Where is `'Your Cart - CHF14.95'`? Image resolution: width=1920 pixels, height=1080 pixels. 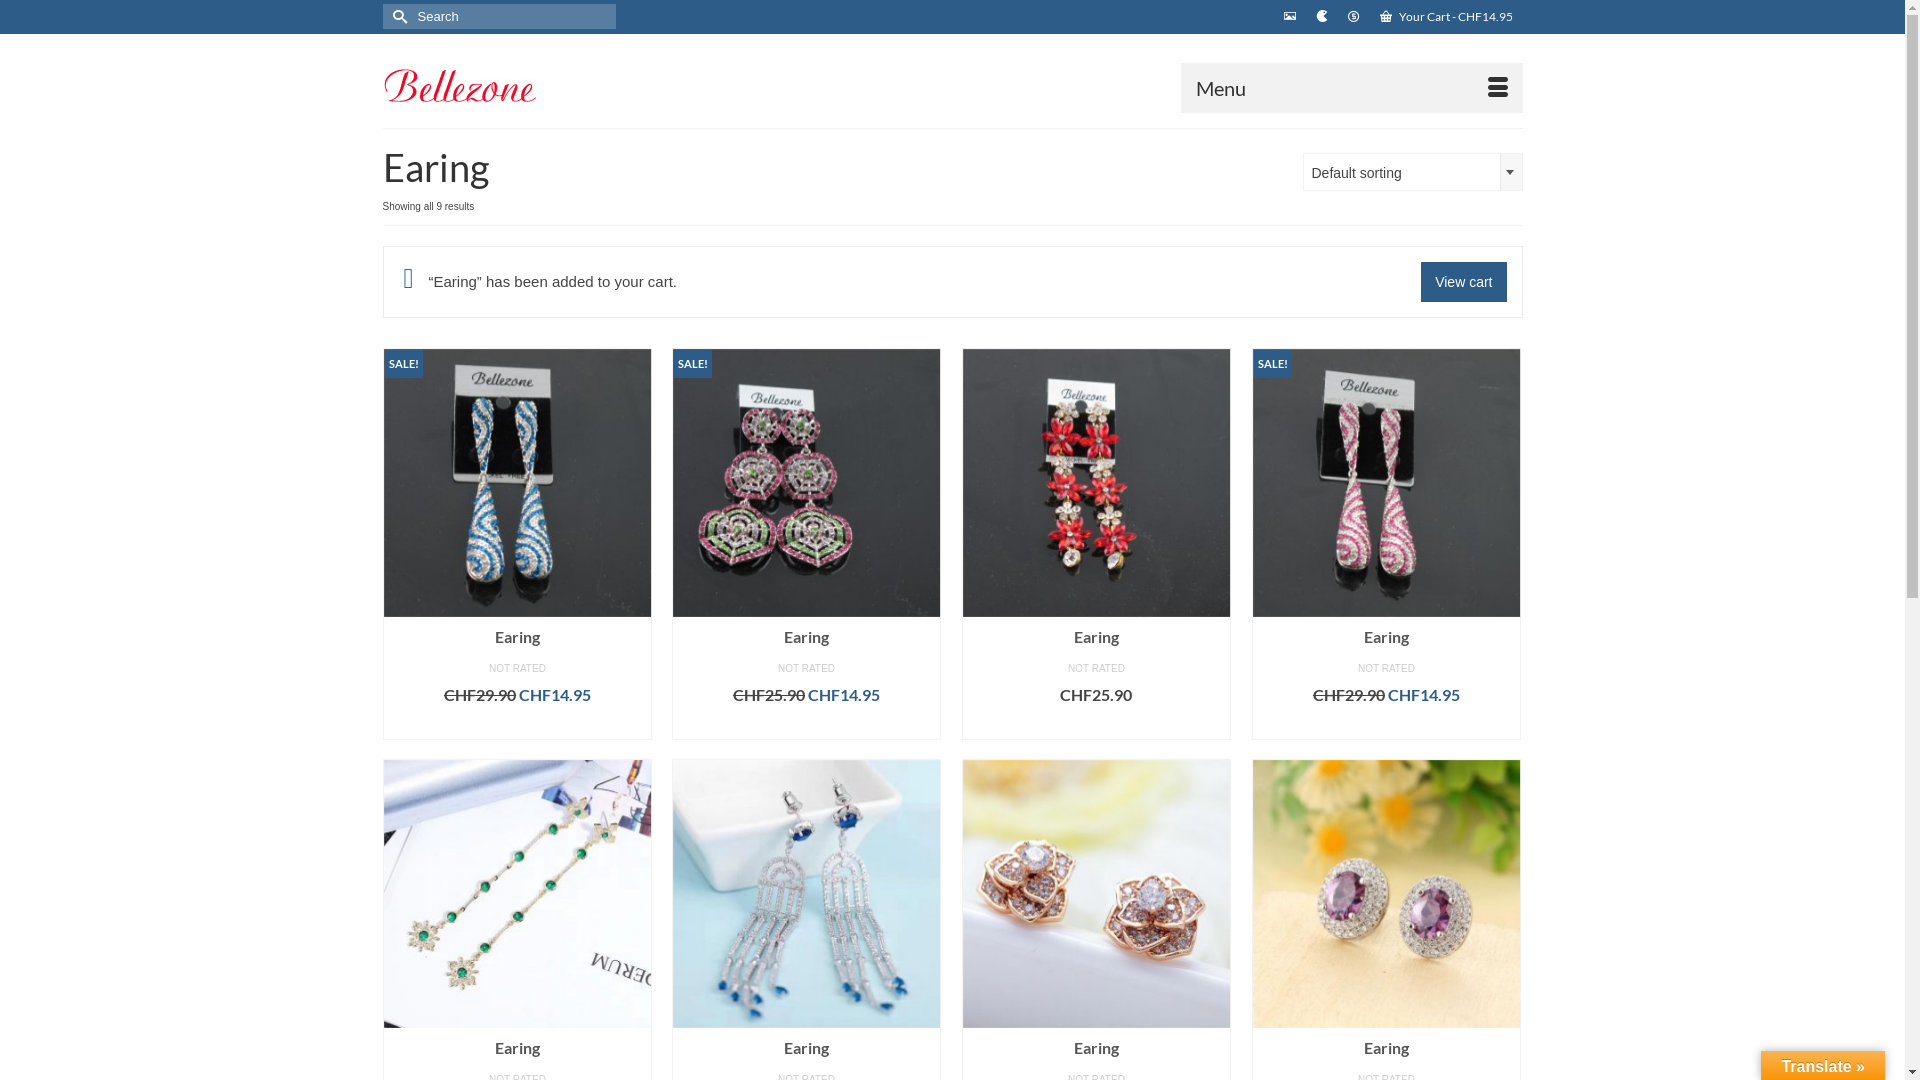
'Your Cart - CHF14.95' is located at coordinates (1446, 16).